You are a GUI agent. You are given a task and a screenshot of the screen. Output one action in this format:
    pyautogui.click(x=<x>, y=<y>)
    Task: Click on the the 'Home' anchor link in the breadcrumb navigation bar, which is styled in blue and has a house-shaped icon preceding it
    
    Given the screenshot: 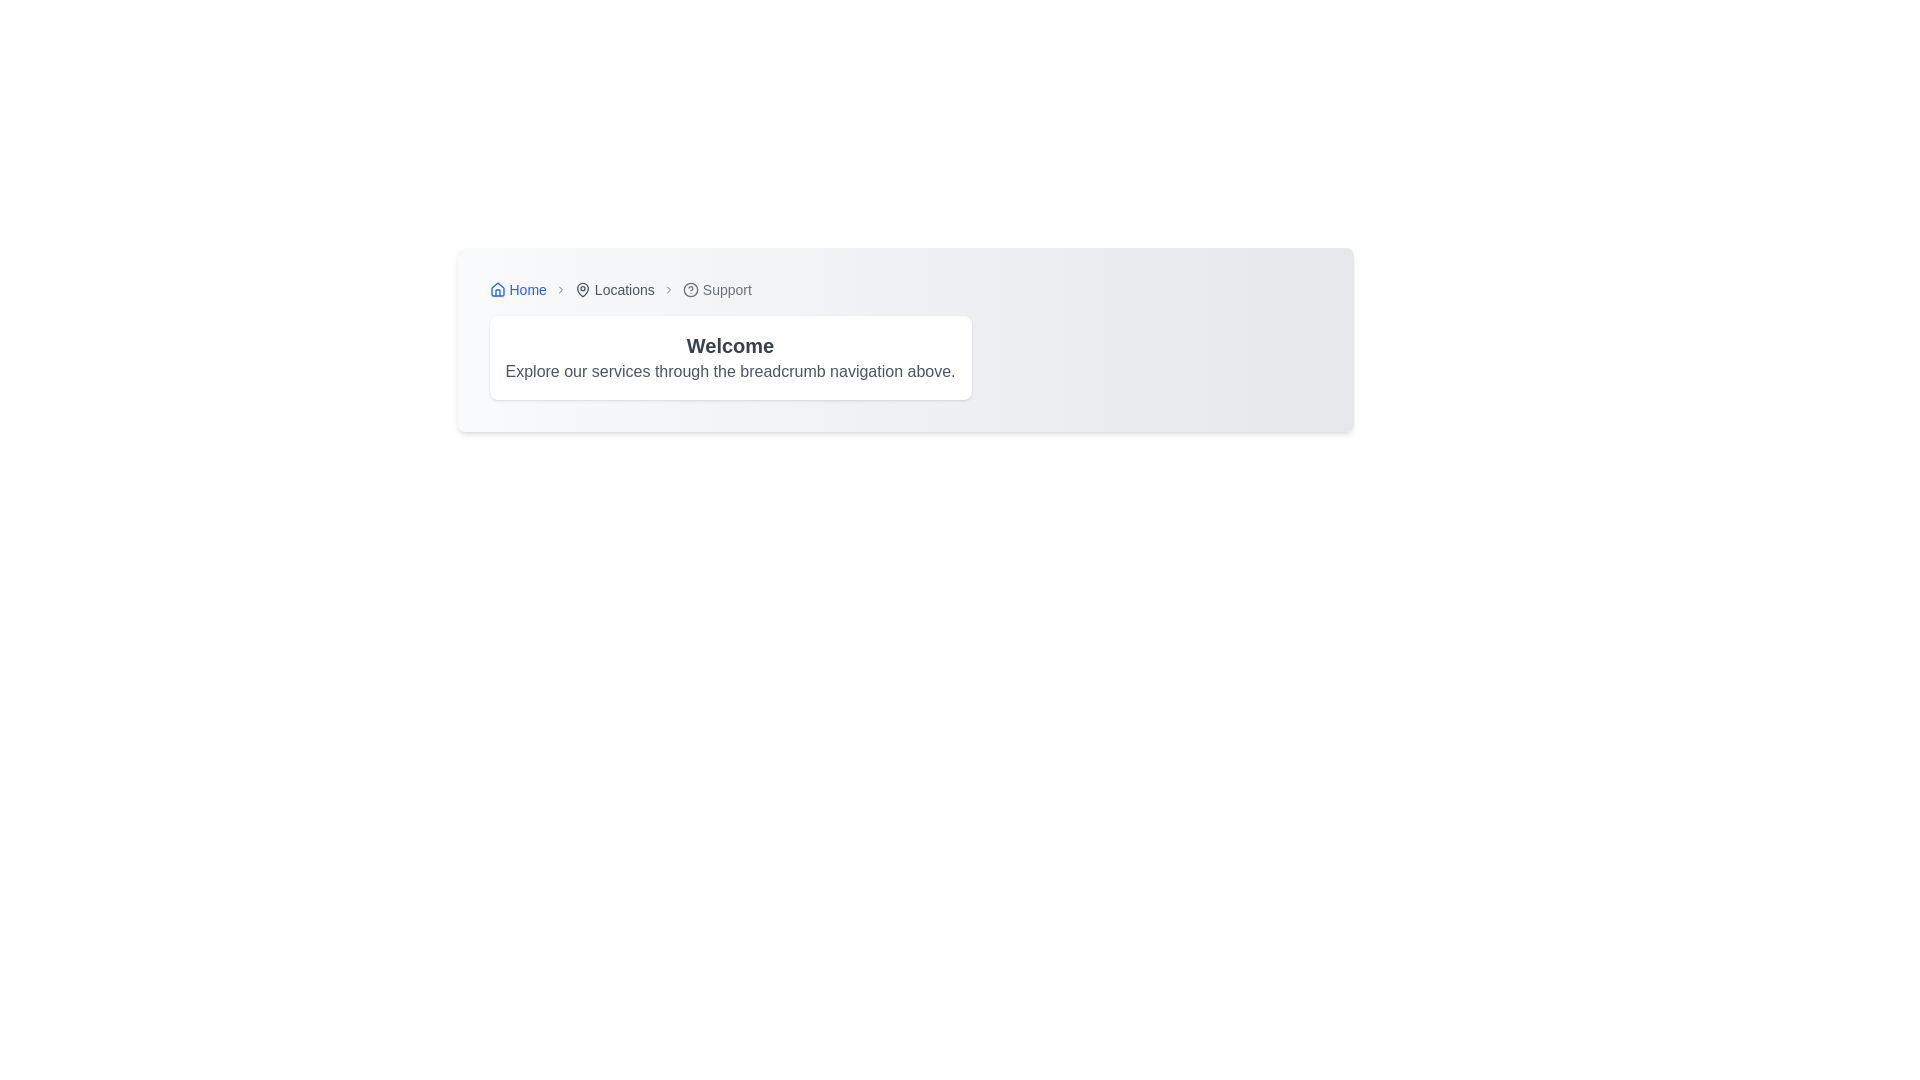 What is the action you would take?
    pyautogui.click(x=518, y=289)
    